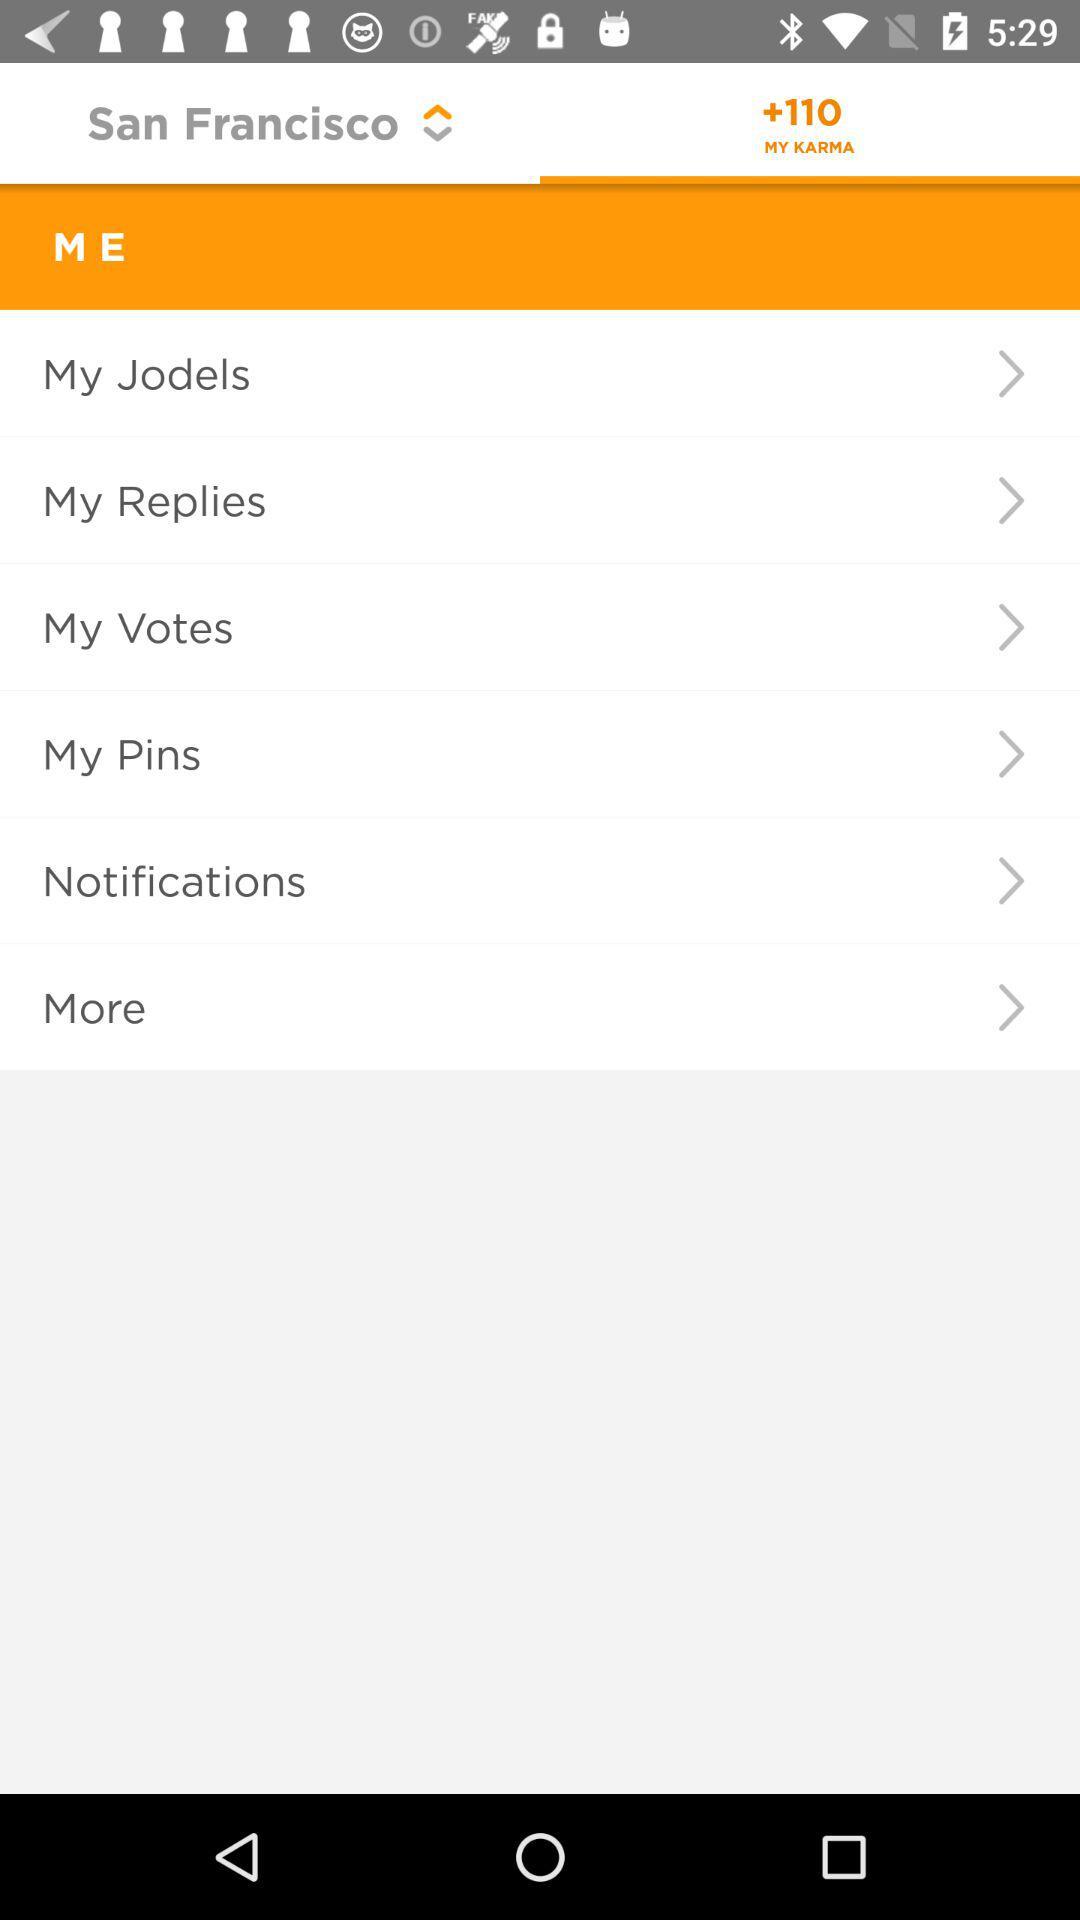 The width and height of the screenshot is (1080, 1920). I want to click on icon next to my votes icon, so click(1011, 626).